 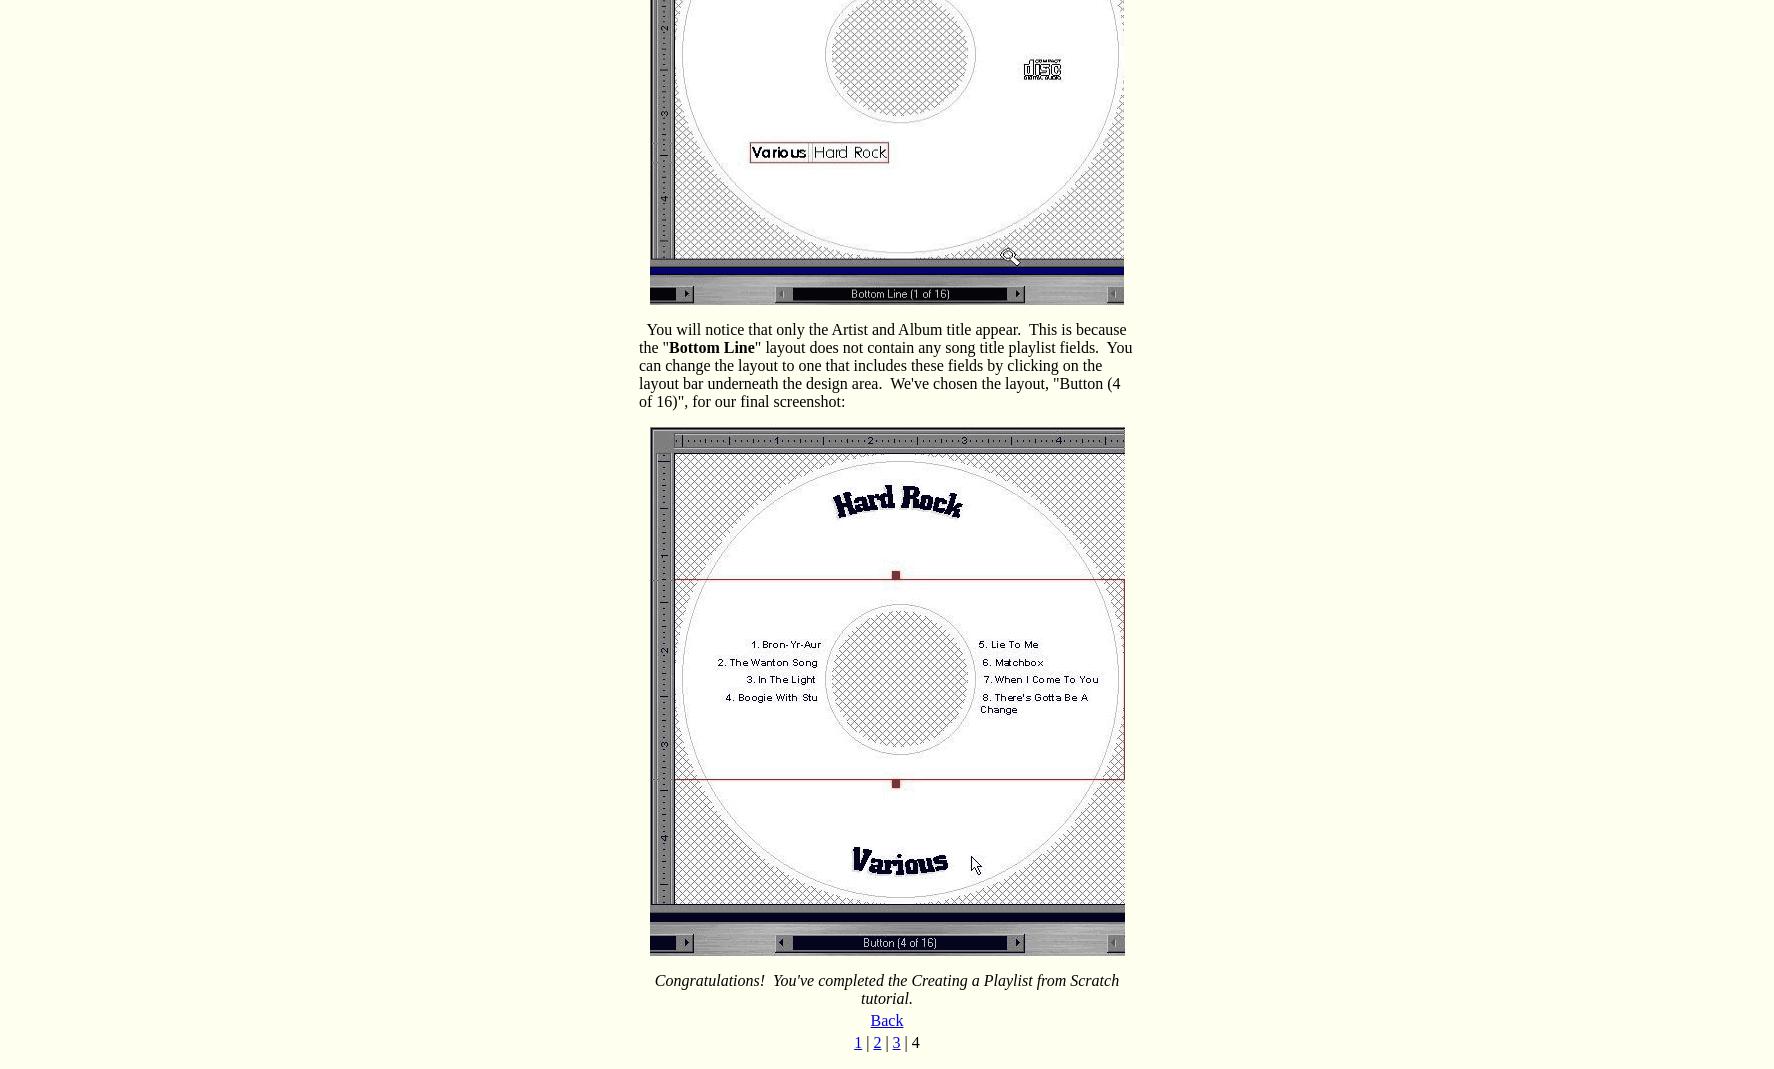 I want to click on 'You will notice that only the Artist and Album title 
        appear.  This is because the "', so click(x=882, y=338).